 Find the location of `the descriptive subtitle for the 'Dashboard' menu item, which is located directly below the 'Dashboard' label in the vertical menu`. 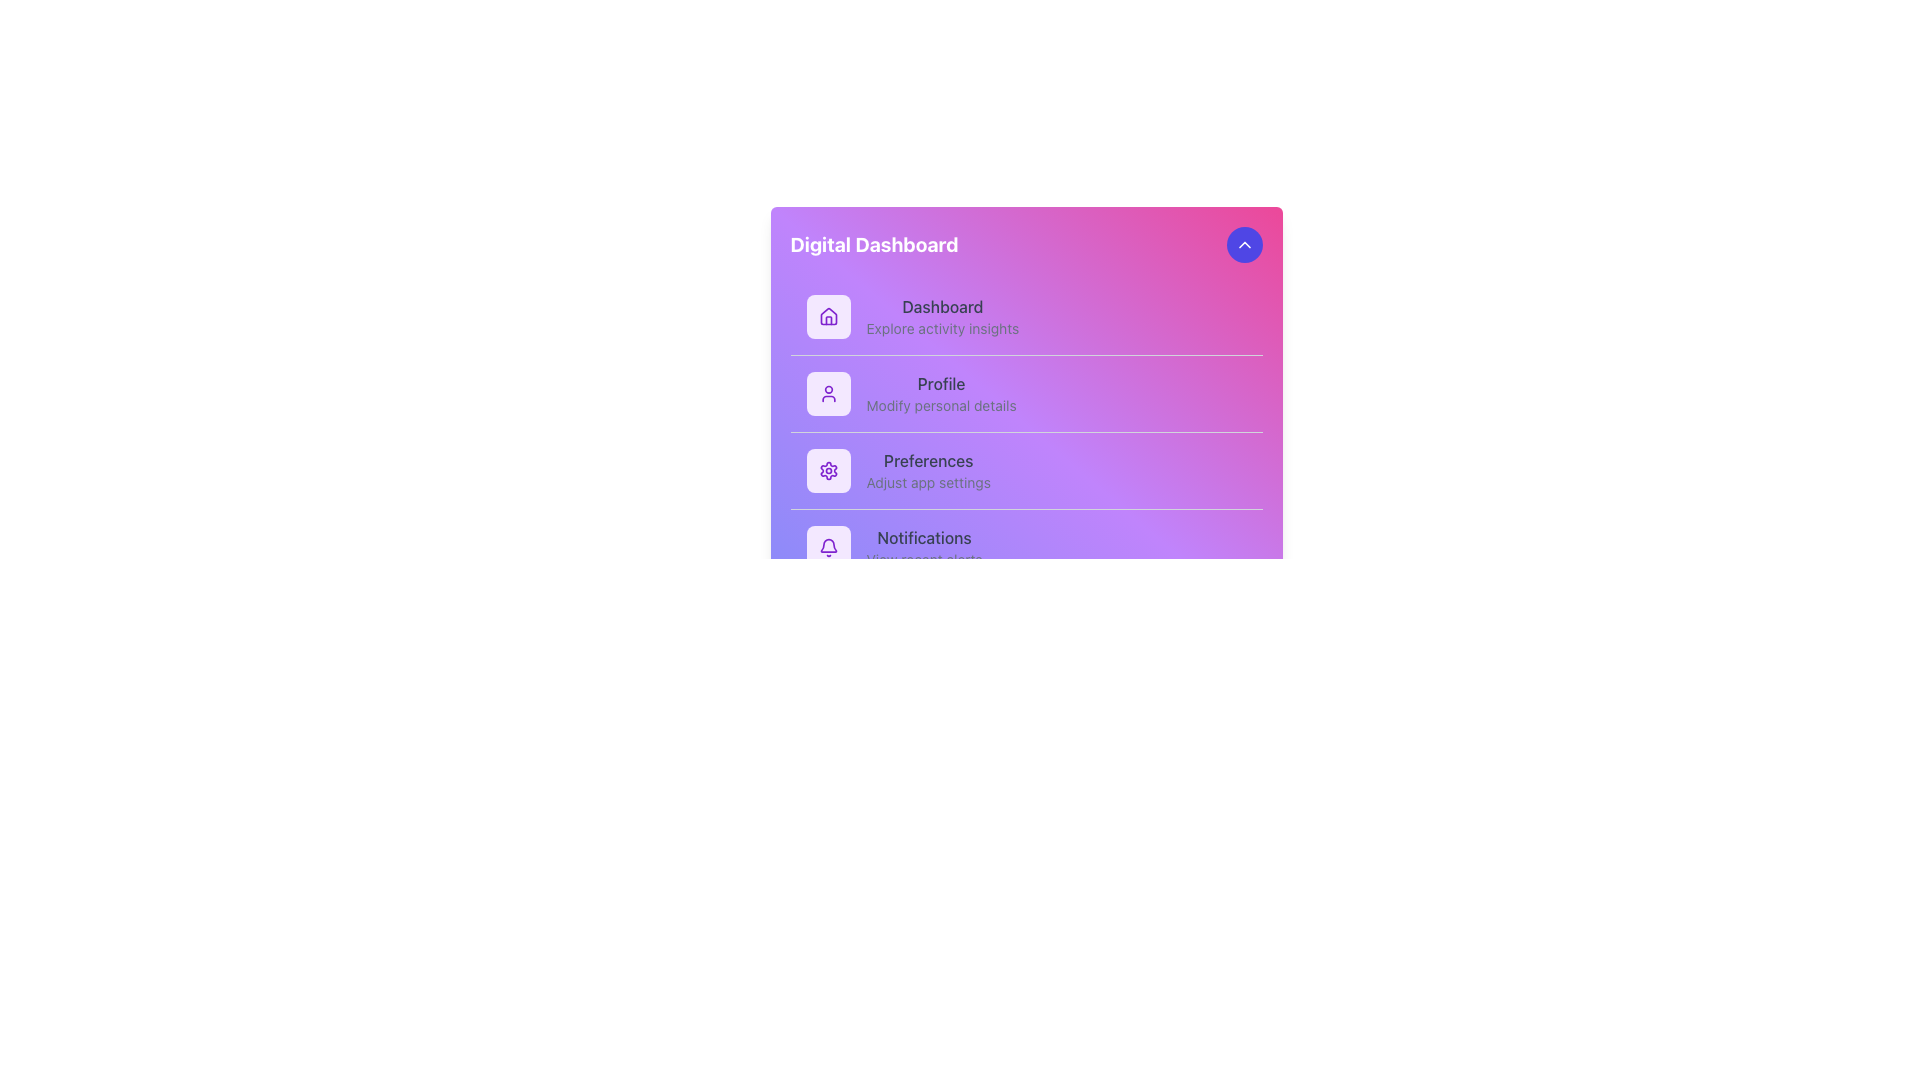

the descriptive subtitle for the 'Dashboard' menu item, which is located directly below the 'Dashboard' label in the vertical menu is located at coordinates (941, 327).